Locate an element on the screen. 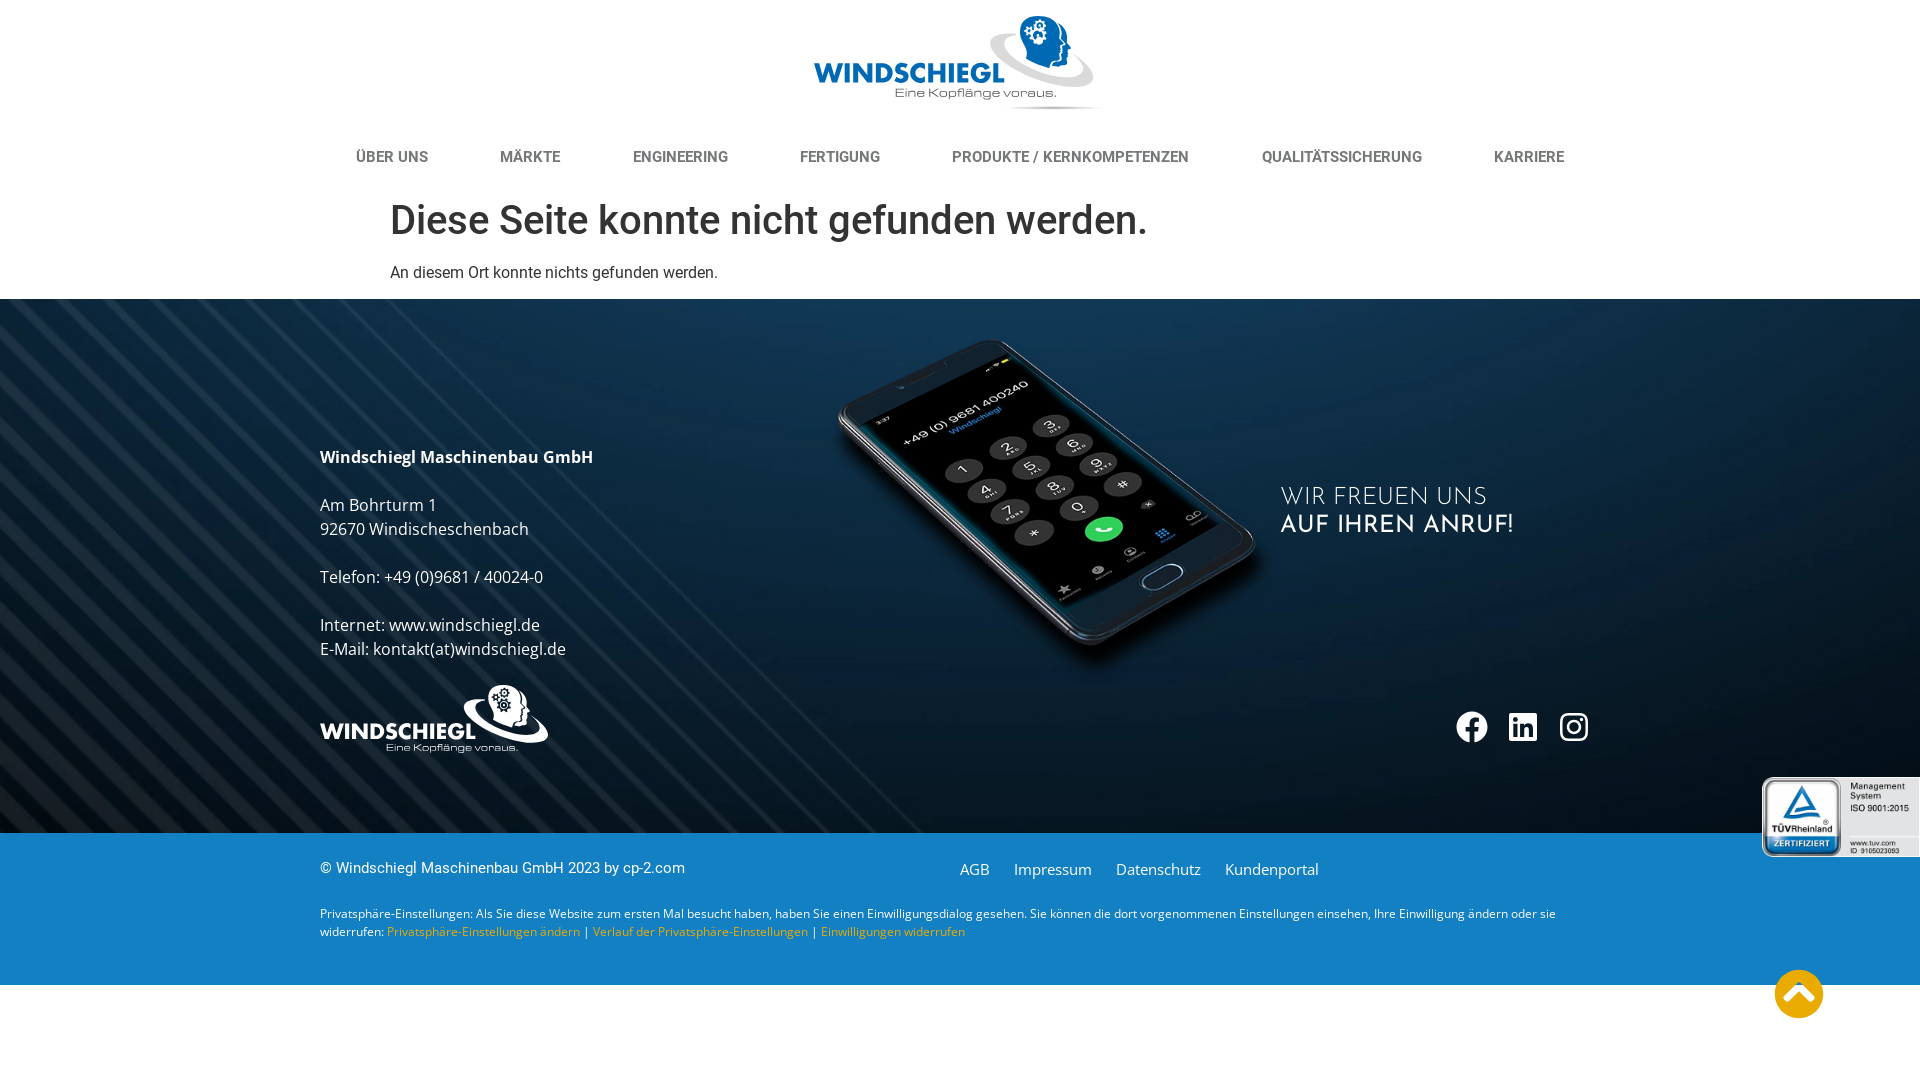  'cp-2.com' is located at coordinates (653, 866).